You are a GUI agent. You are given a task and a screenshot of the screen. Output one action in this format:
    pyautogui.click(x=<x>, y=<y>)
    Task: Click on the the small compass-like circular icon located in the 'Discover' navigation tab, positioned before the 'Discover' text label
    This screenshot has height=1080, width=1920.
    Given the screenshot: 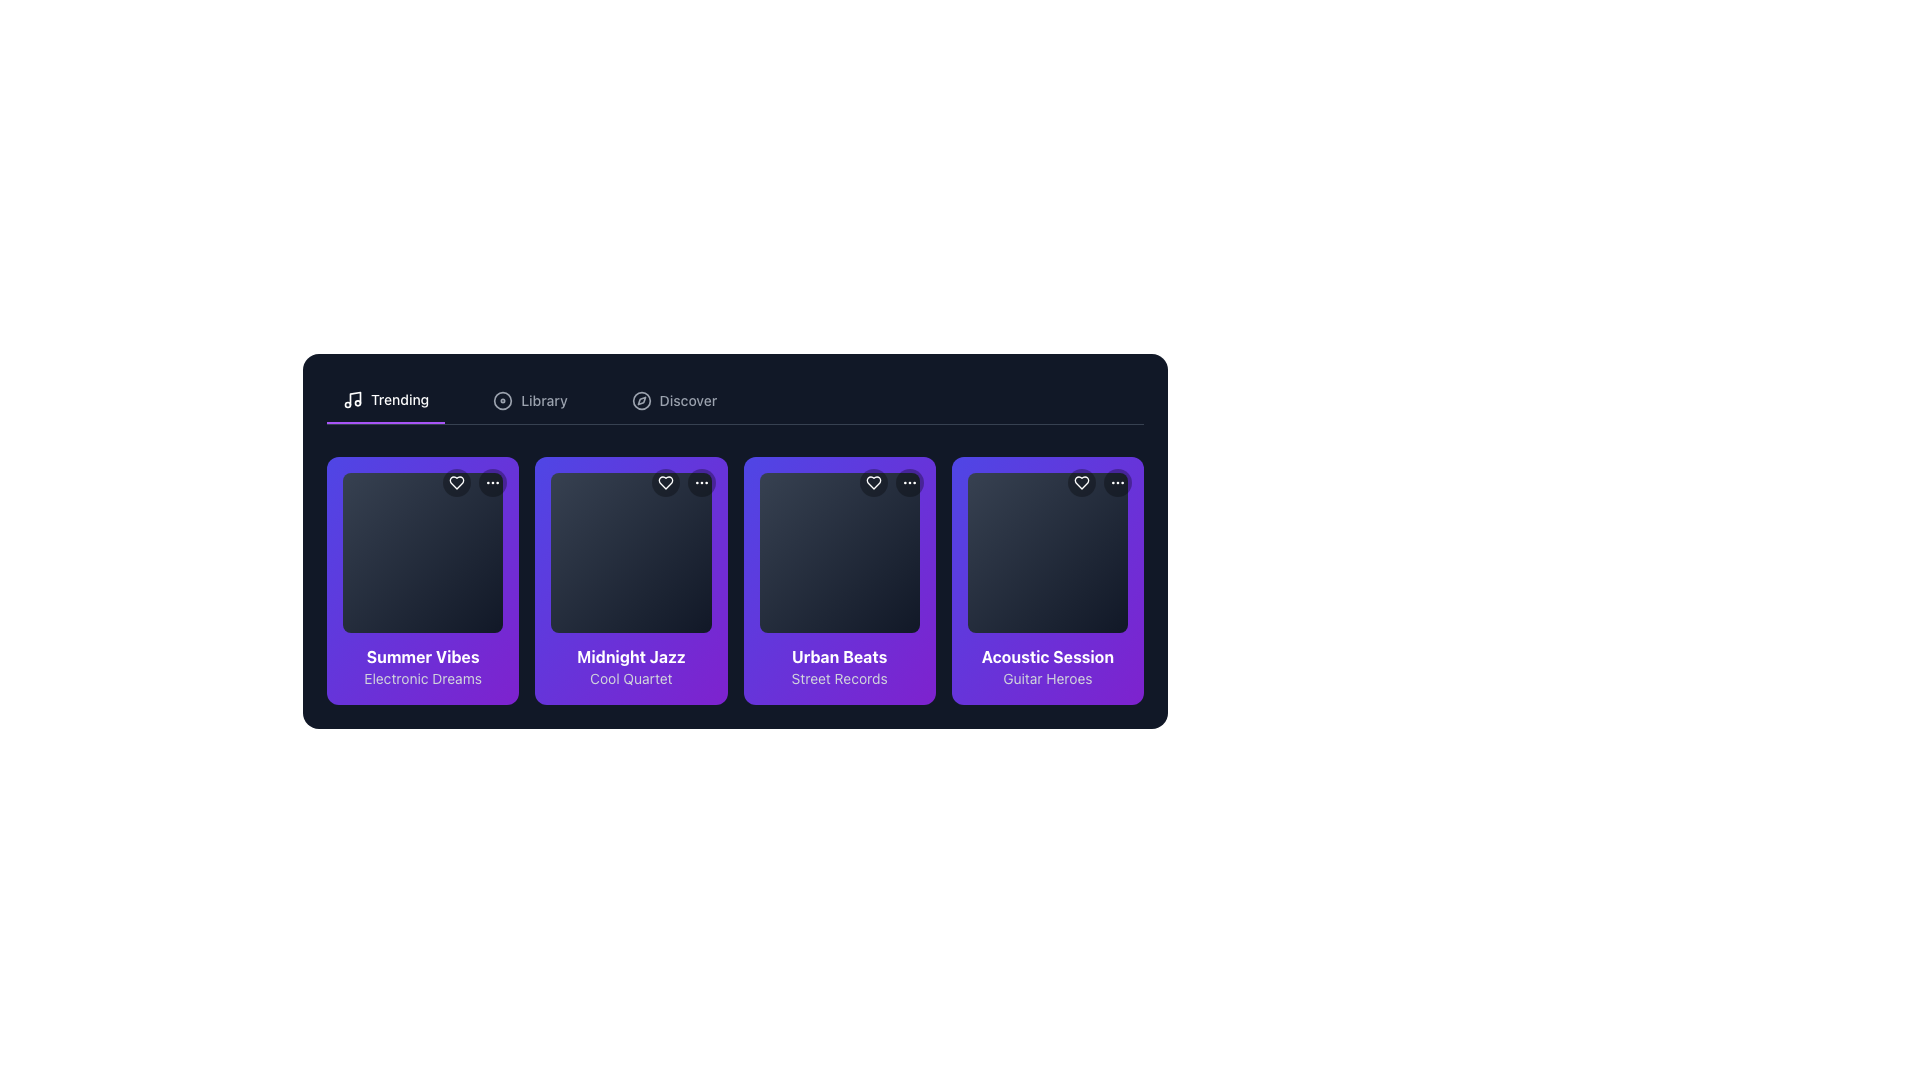 What is the action you would take?
    pyautogui.click(x=641, y=401)
    